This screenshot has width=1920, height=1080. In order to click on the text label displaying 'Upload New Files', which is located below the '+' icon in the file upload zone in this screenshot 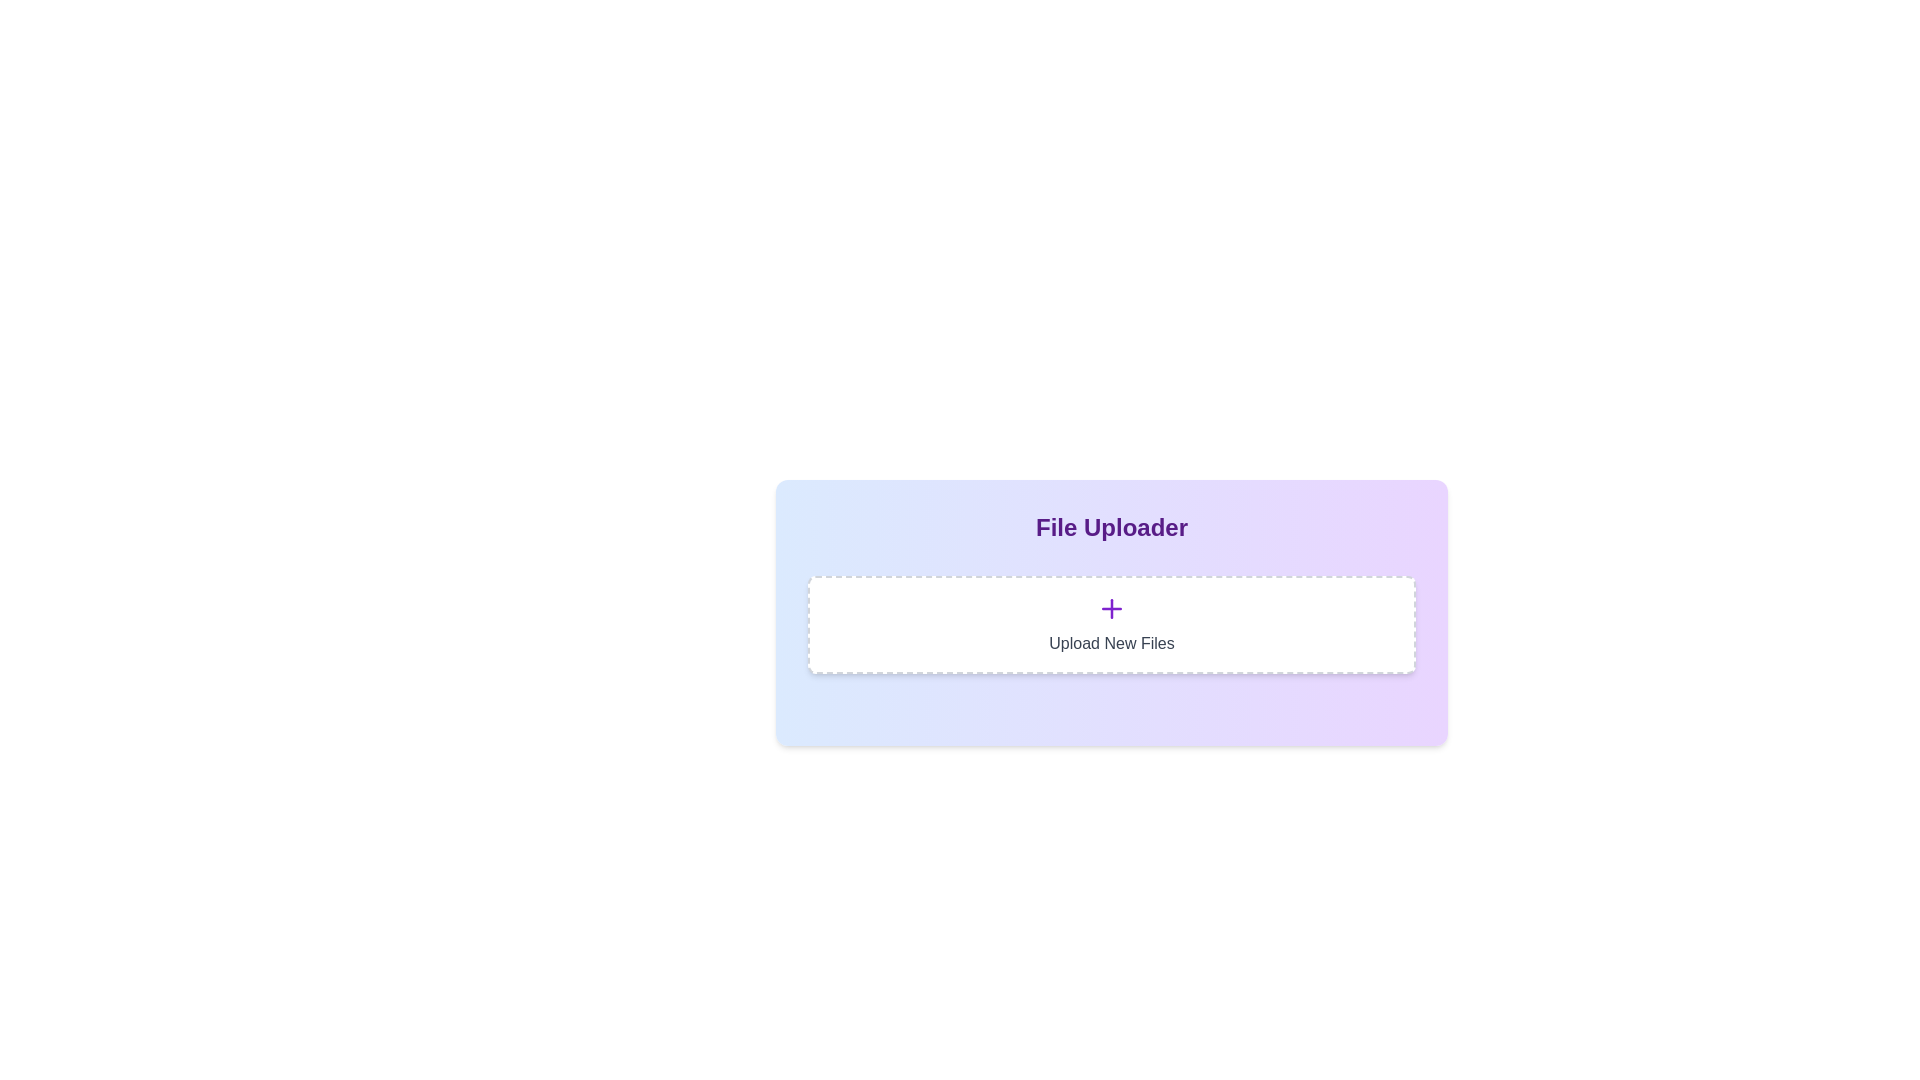, I will do `click(1111, 644)`.